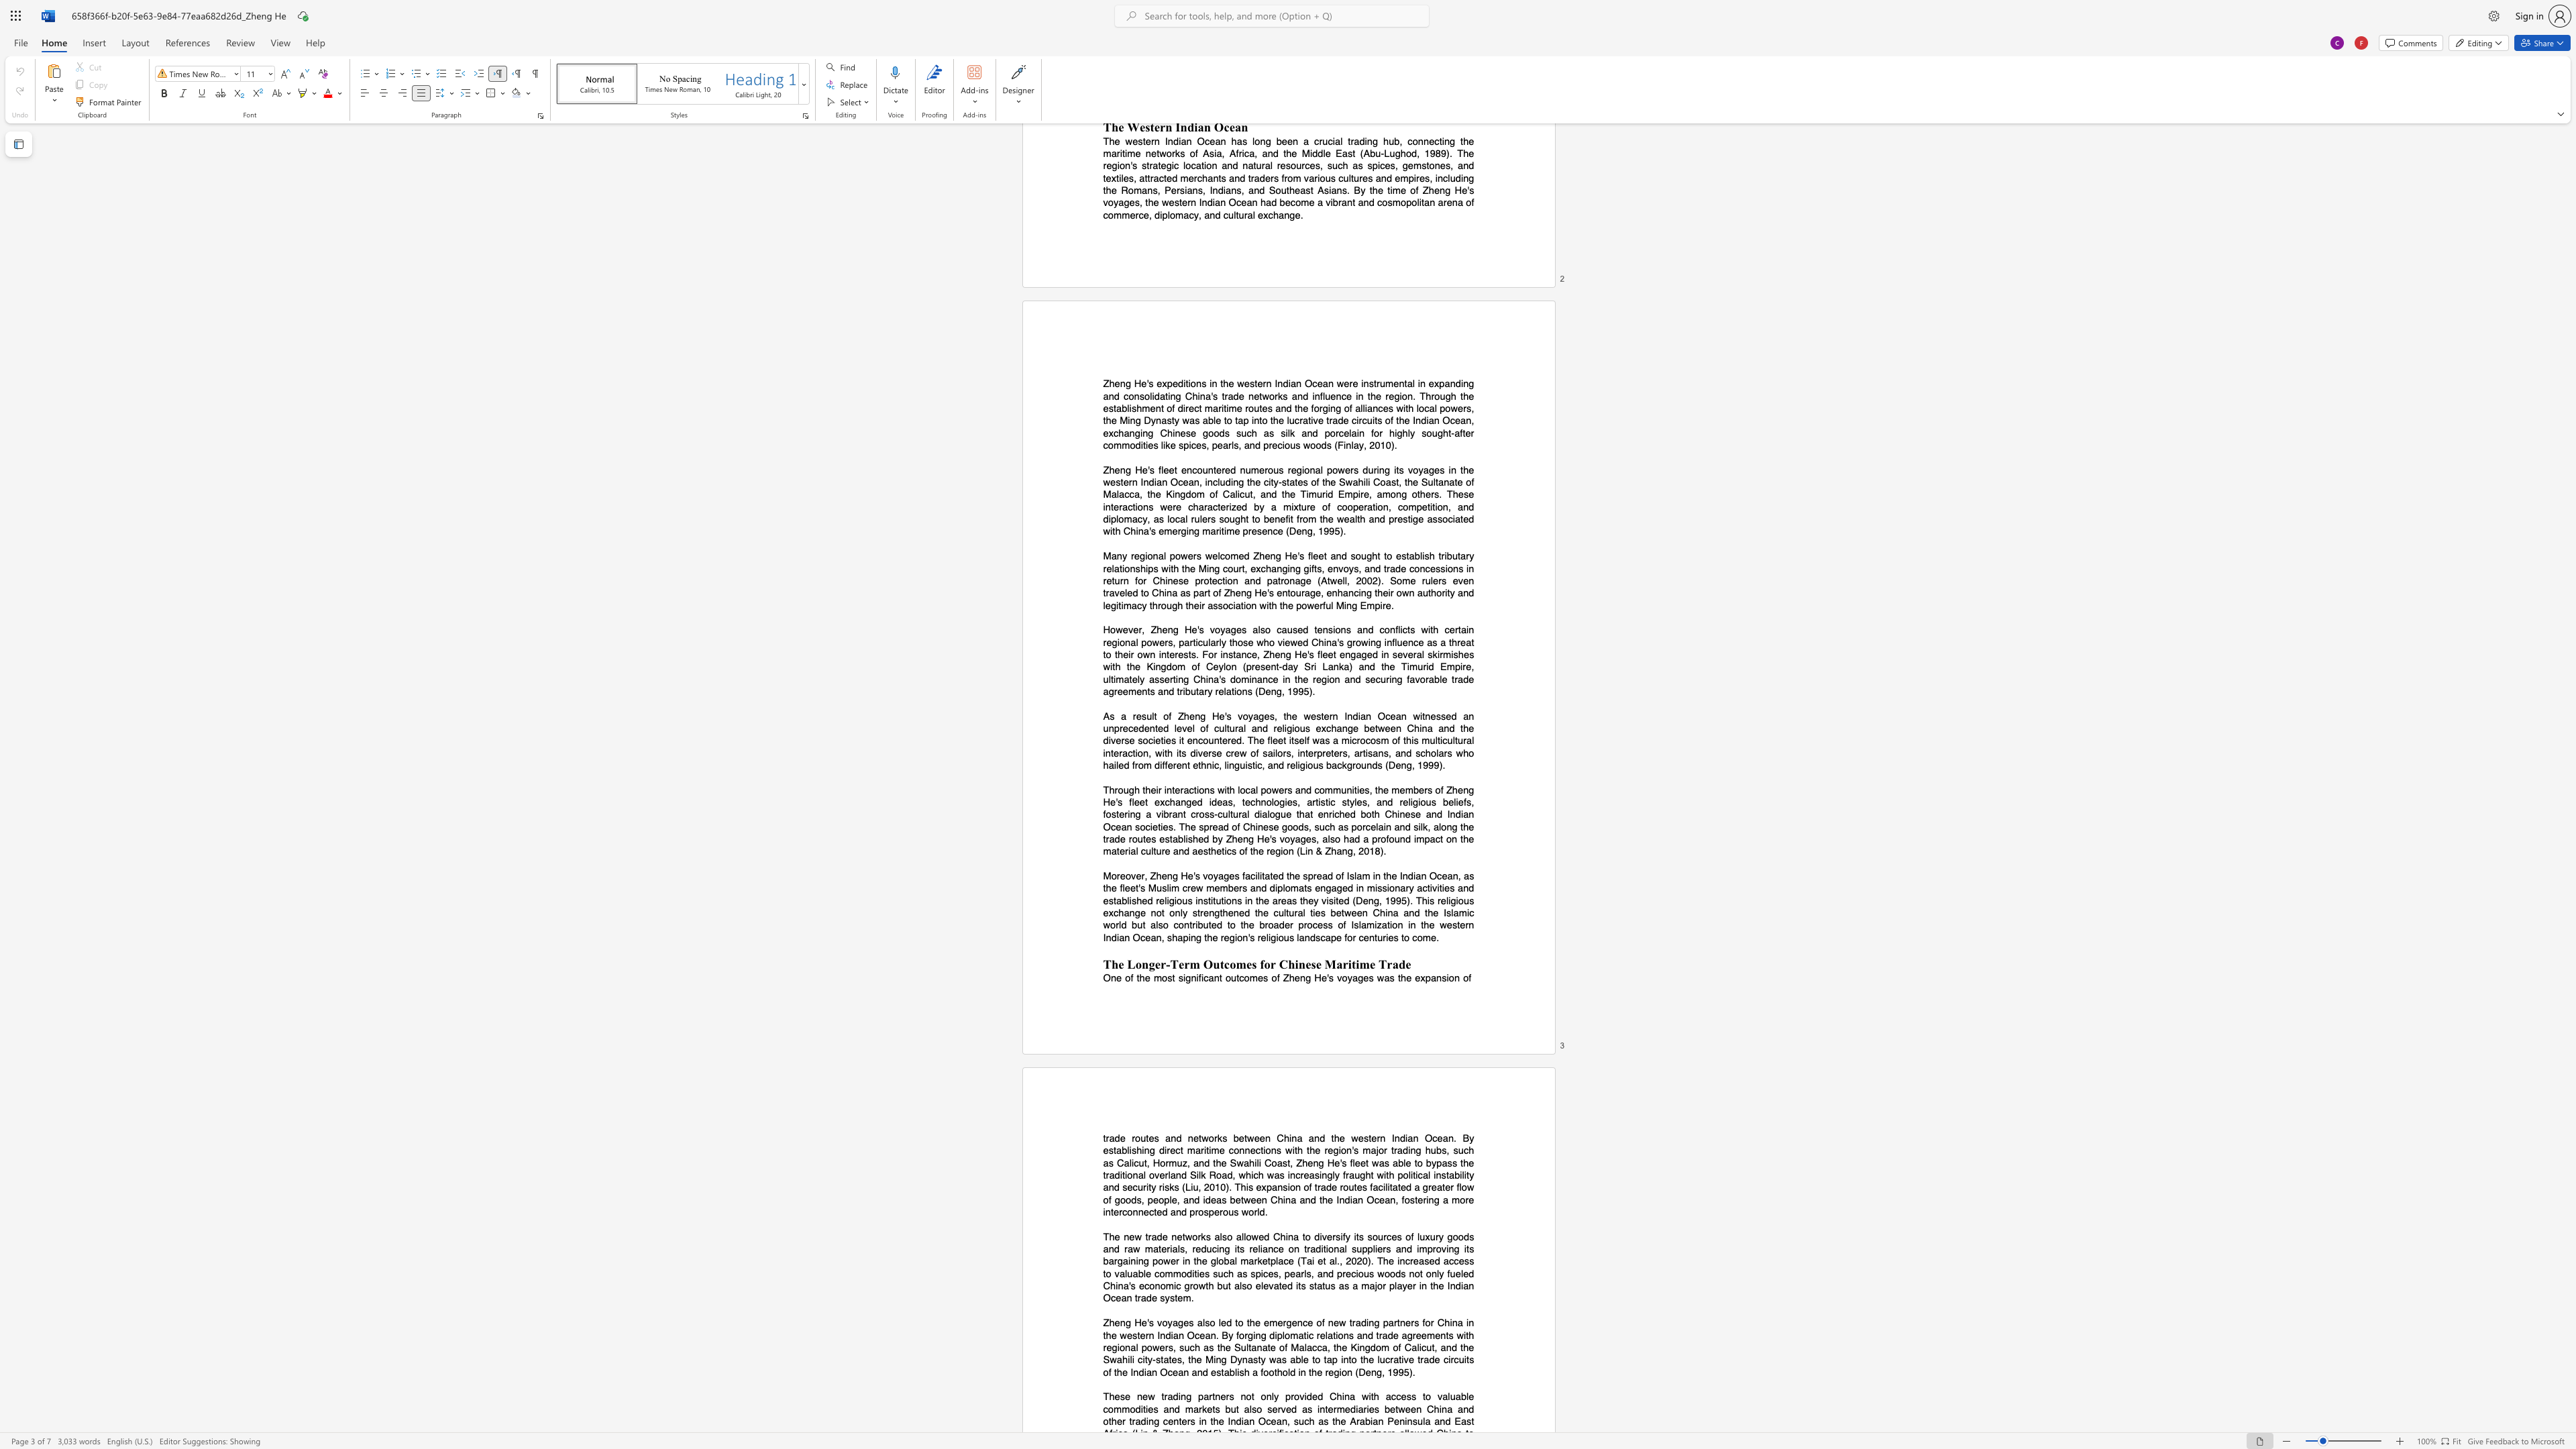 The image size is (2576, 1449). I want to click on the space between the continuous character "d" and "." in the text, so click(1263, 1212).